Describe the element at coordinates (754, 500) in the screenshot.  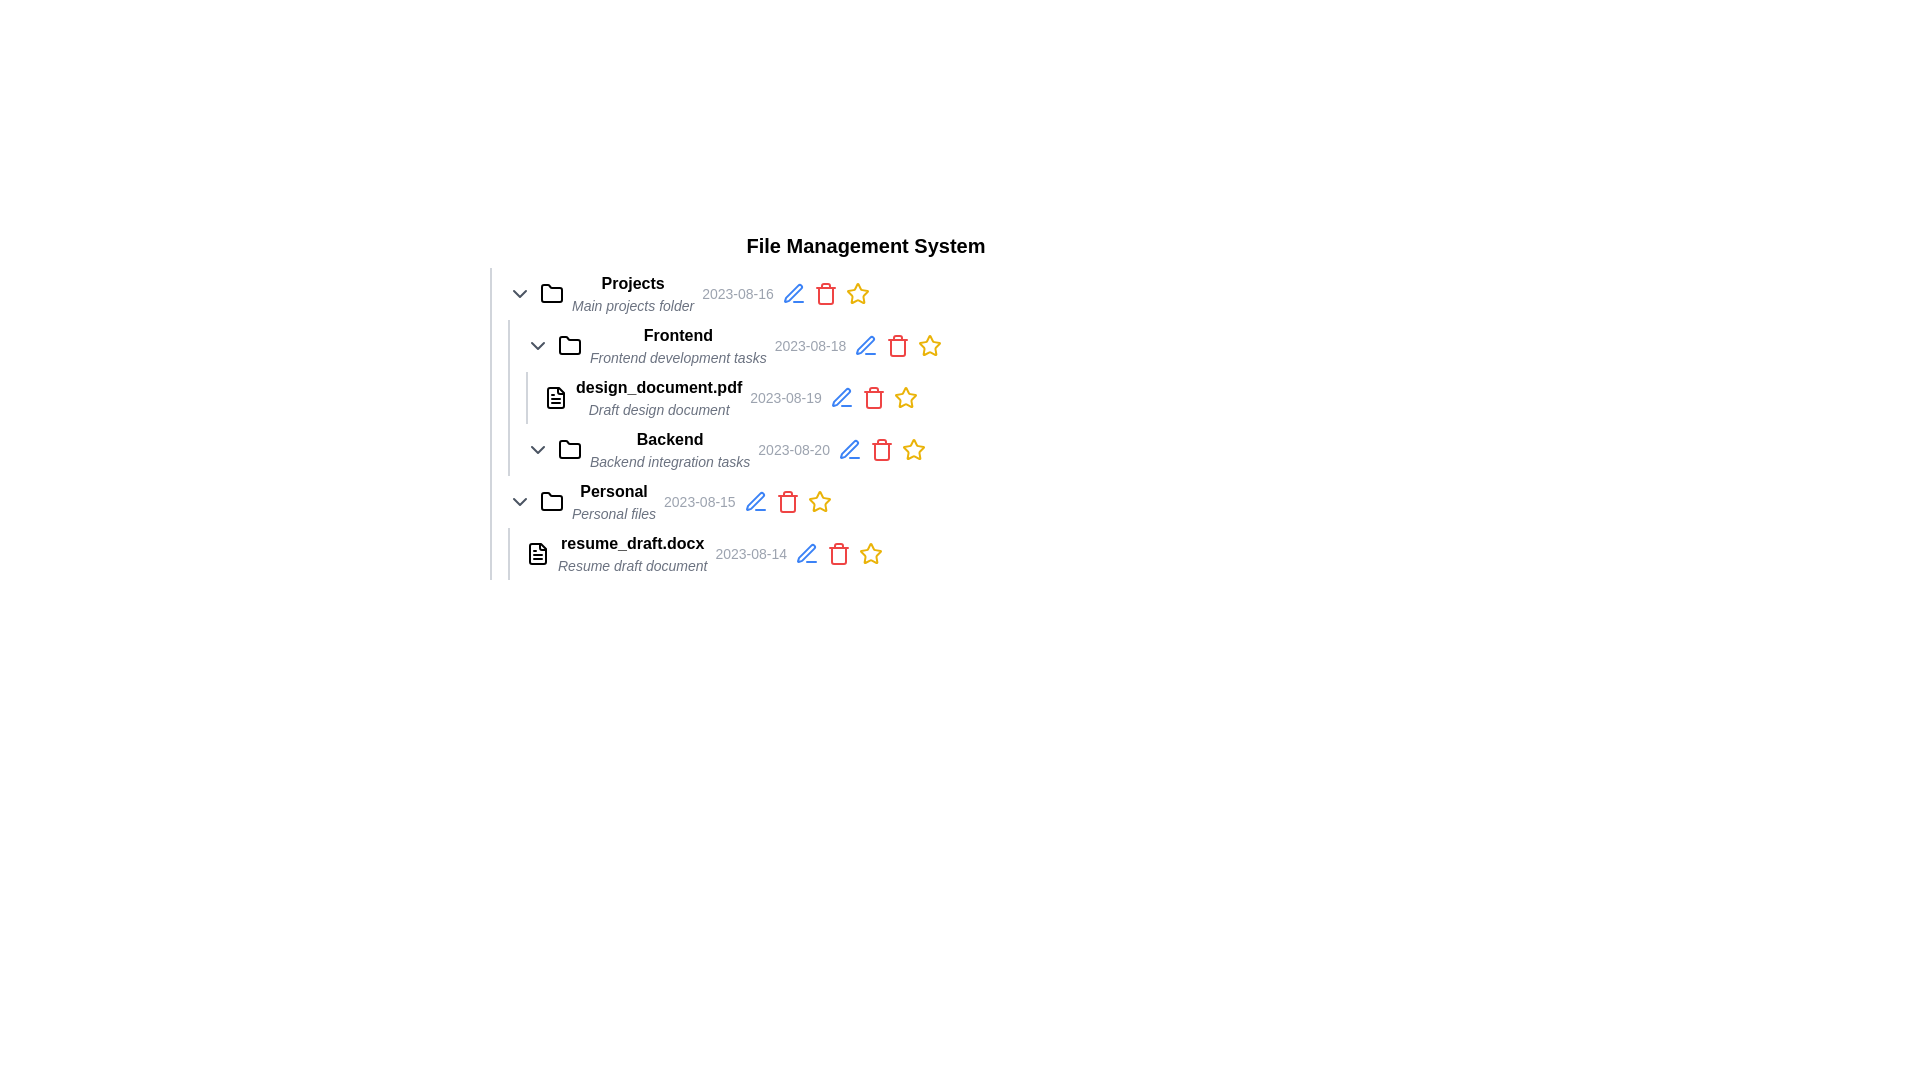
I see `the blue pen icon button located next to the text 'Personal files' under the 'Personal' folder` at that location.